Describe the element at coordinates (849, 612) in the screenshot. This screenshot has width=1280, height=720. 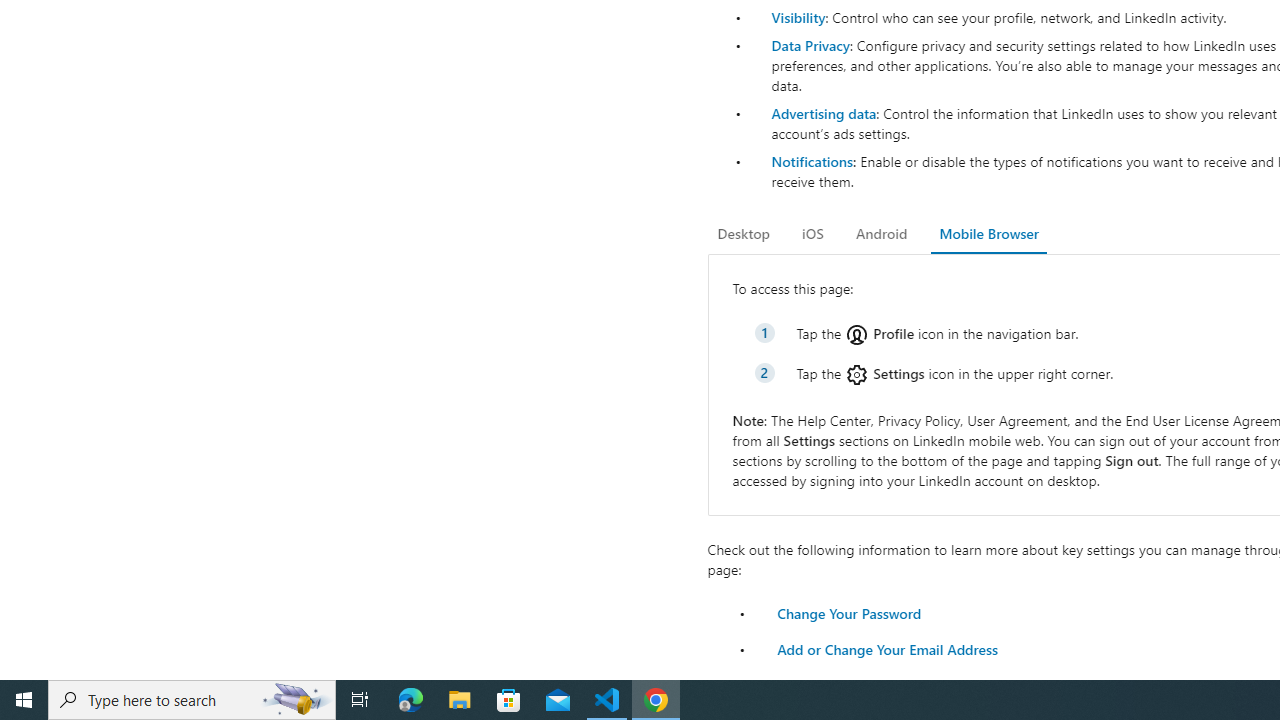
I see `'Change Your Password'` at that location.